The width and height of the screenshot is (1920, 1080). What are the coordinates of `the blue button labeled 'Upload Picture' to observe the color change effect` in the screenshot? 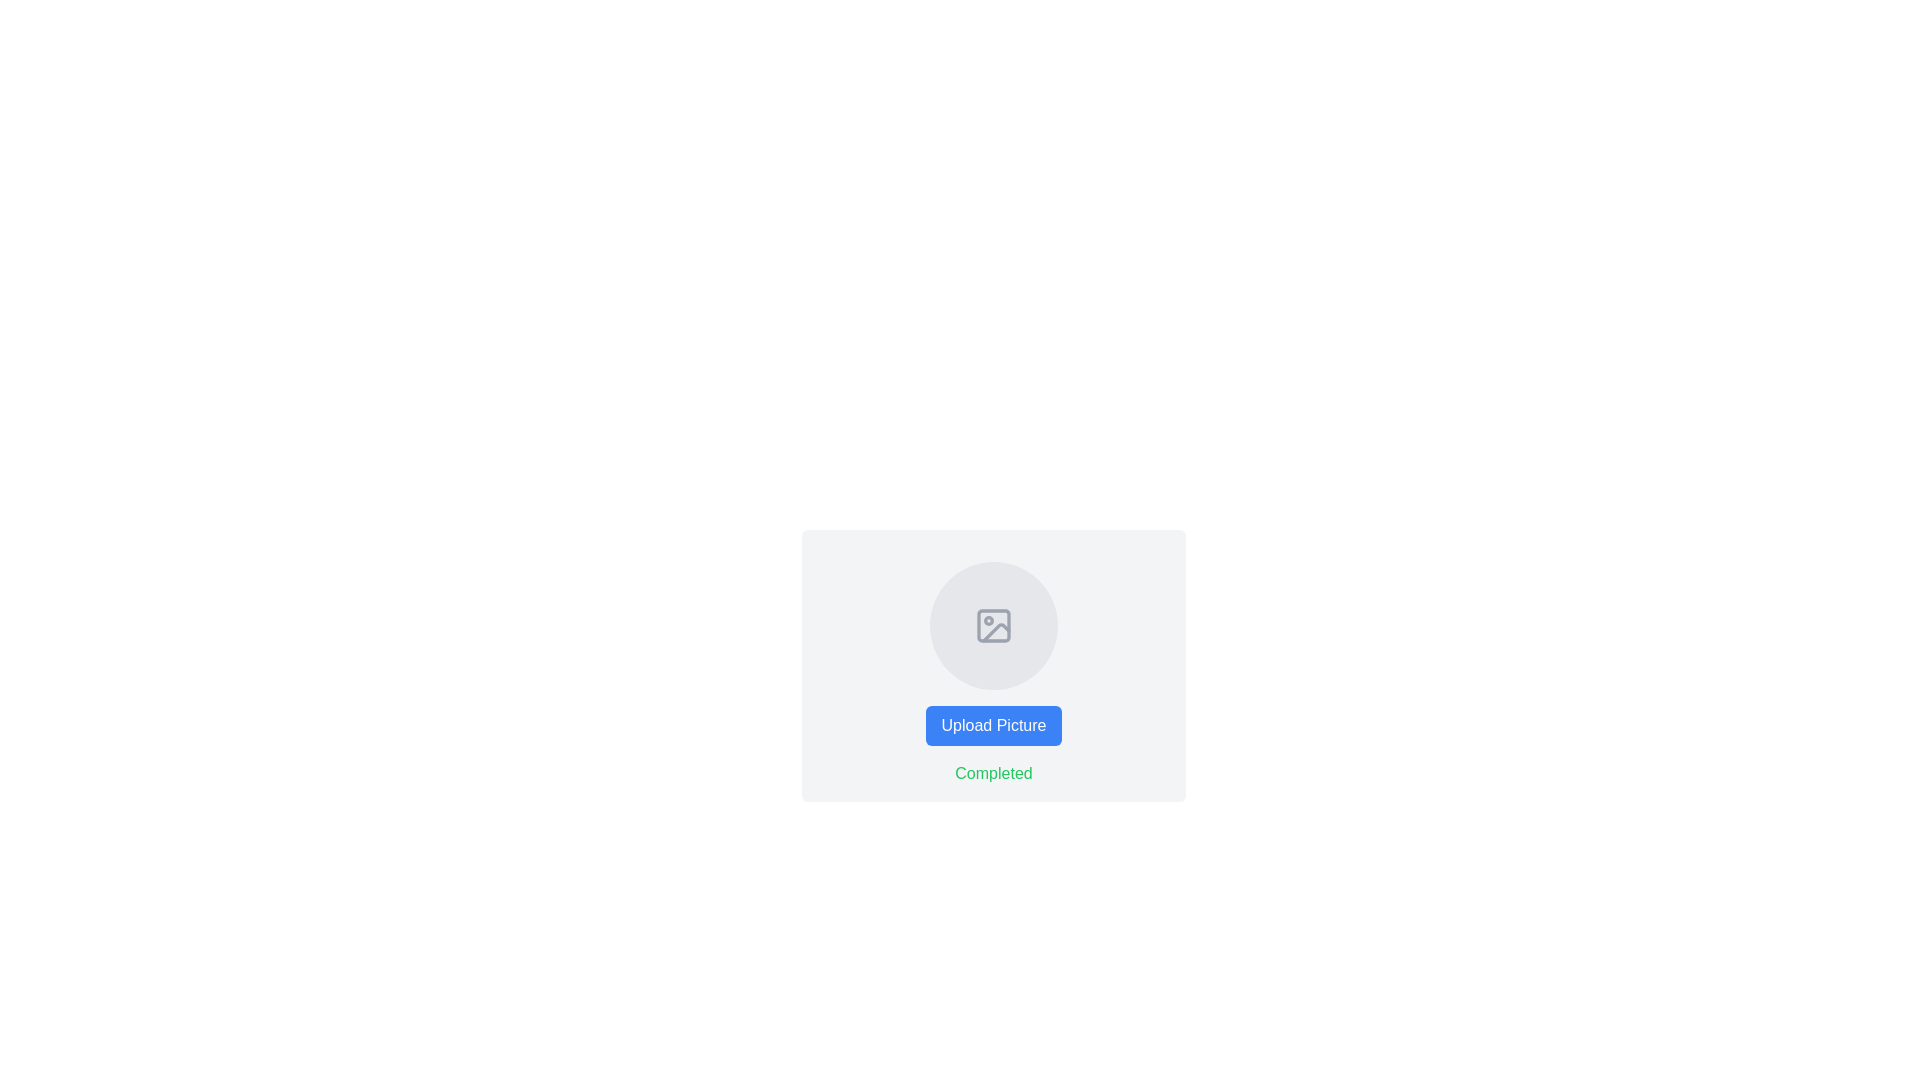 It's located at (993, 725).